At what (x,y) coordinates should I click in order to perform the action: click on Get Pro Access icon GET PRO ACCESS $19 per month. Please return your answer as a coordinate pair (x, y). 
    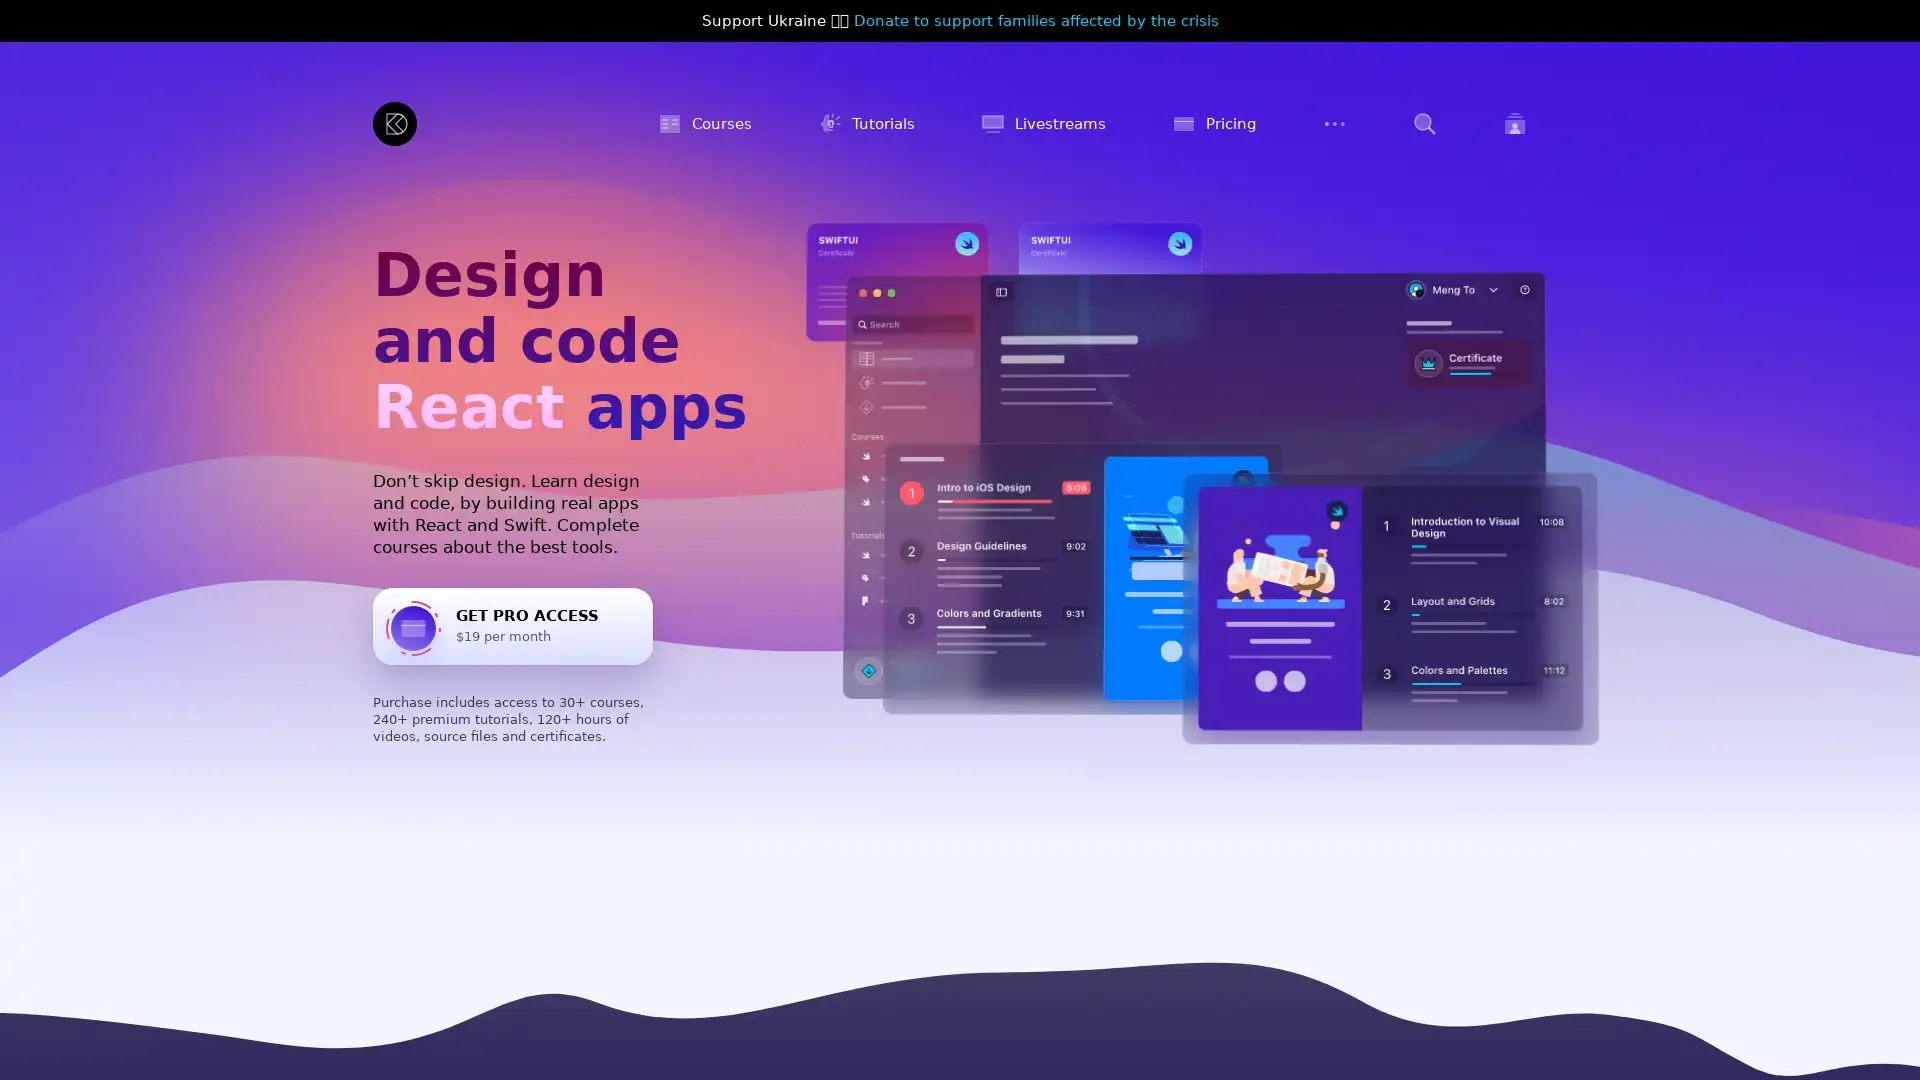
    Looking at the image, I should click on (513, 625).